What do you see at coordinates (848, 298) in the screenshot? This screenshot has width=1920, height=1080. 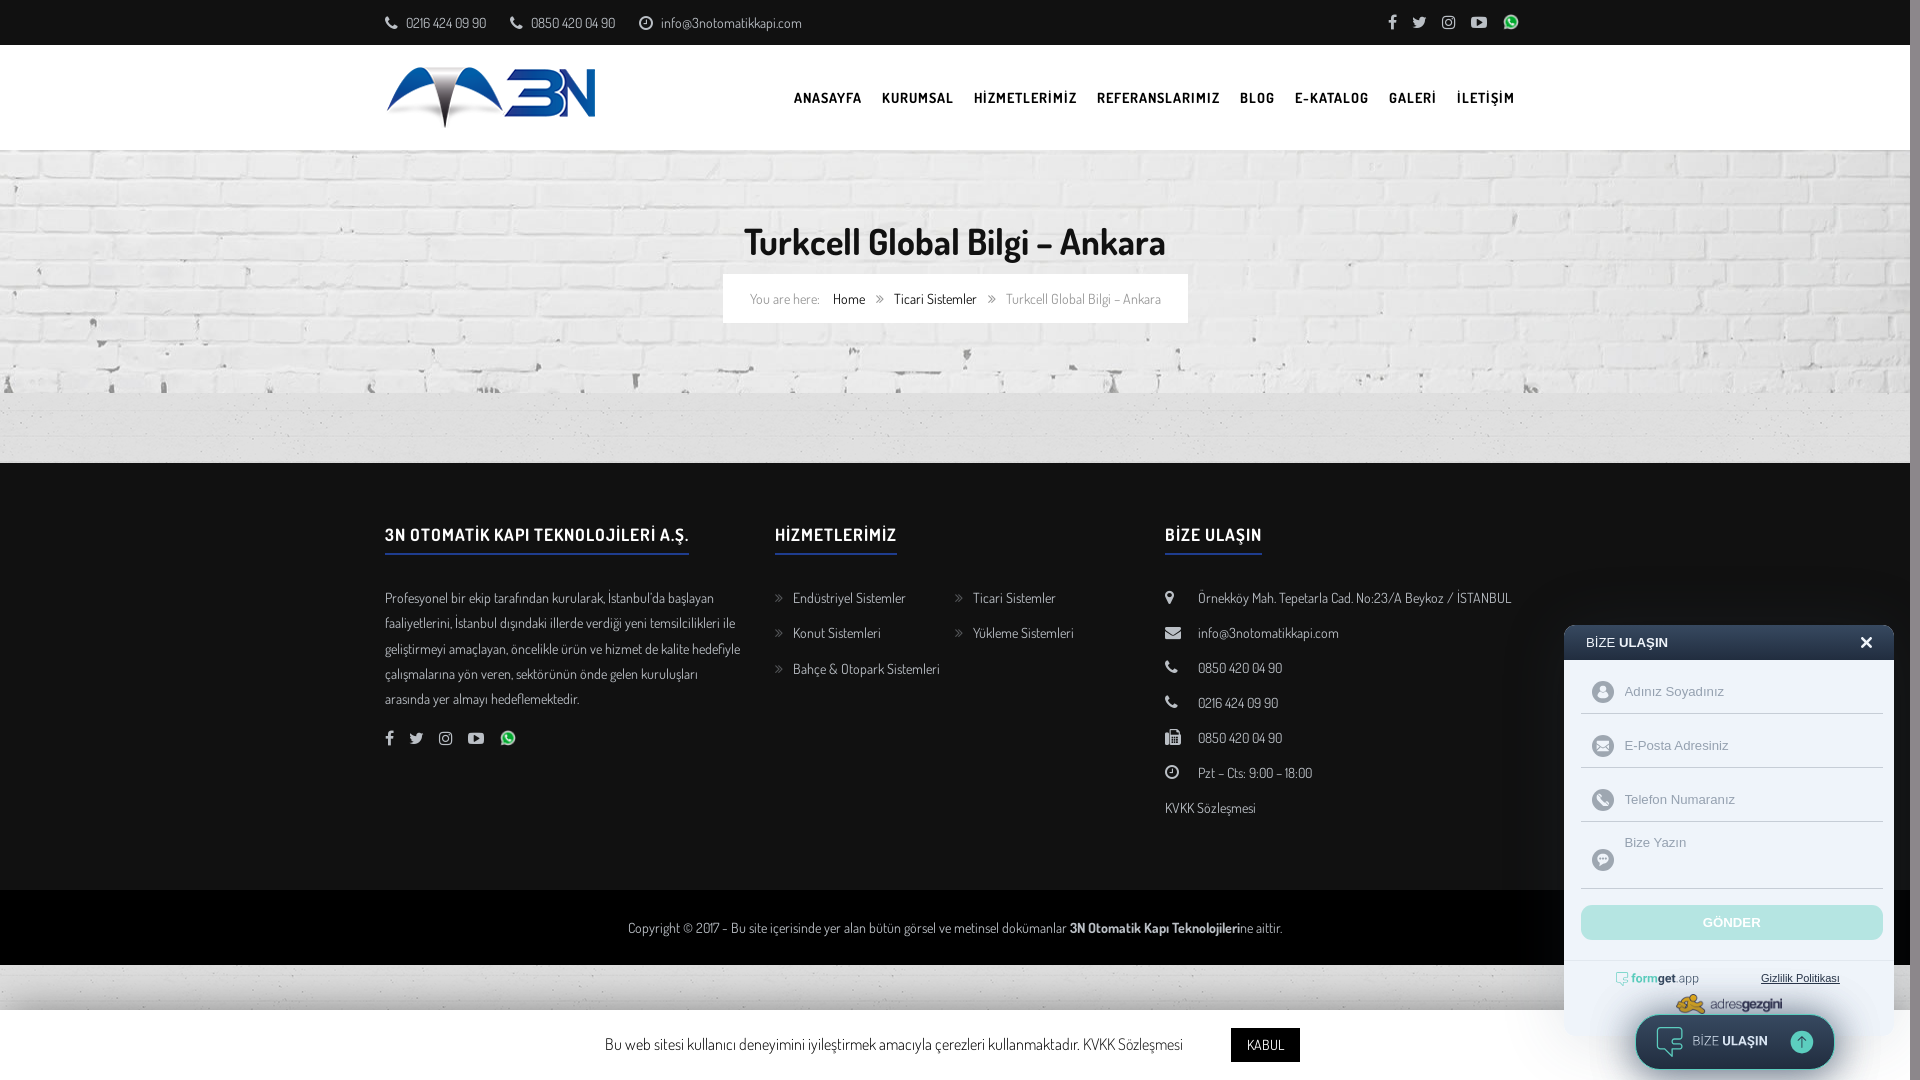 I see `'Home'` at bounding box center [848, 298].